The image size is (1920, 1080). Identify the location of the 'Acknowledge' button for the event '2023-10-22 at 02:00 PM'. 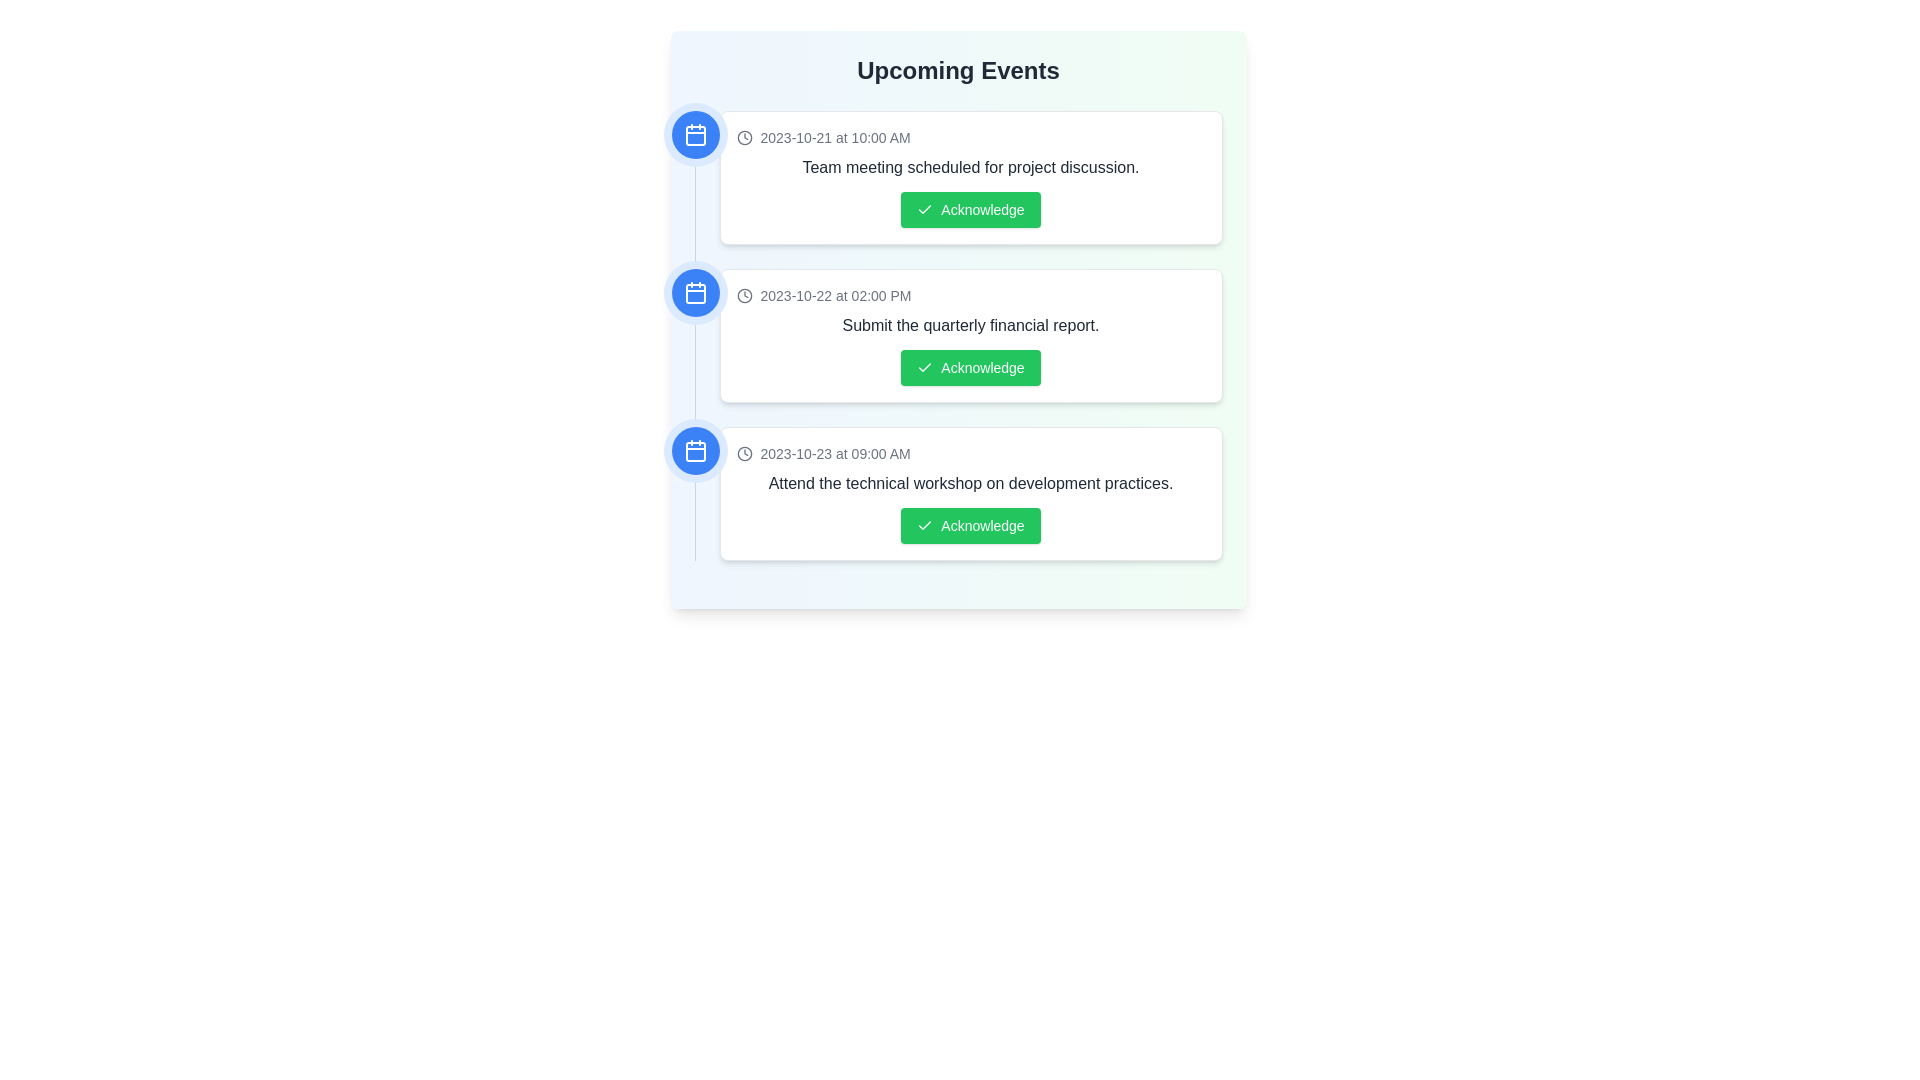
(970, 367).